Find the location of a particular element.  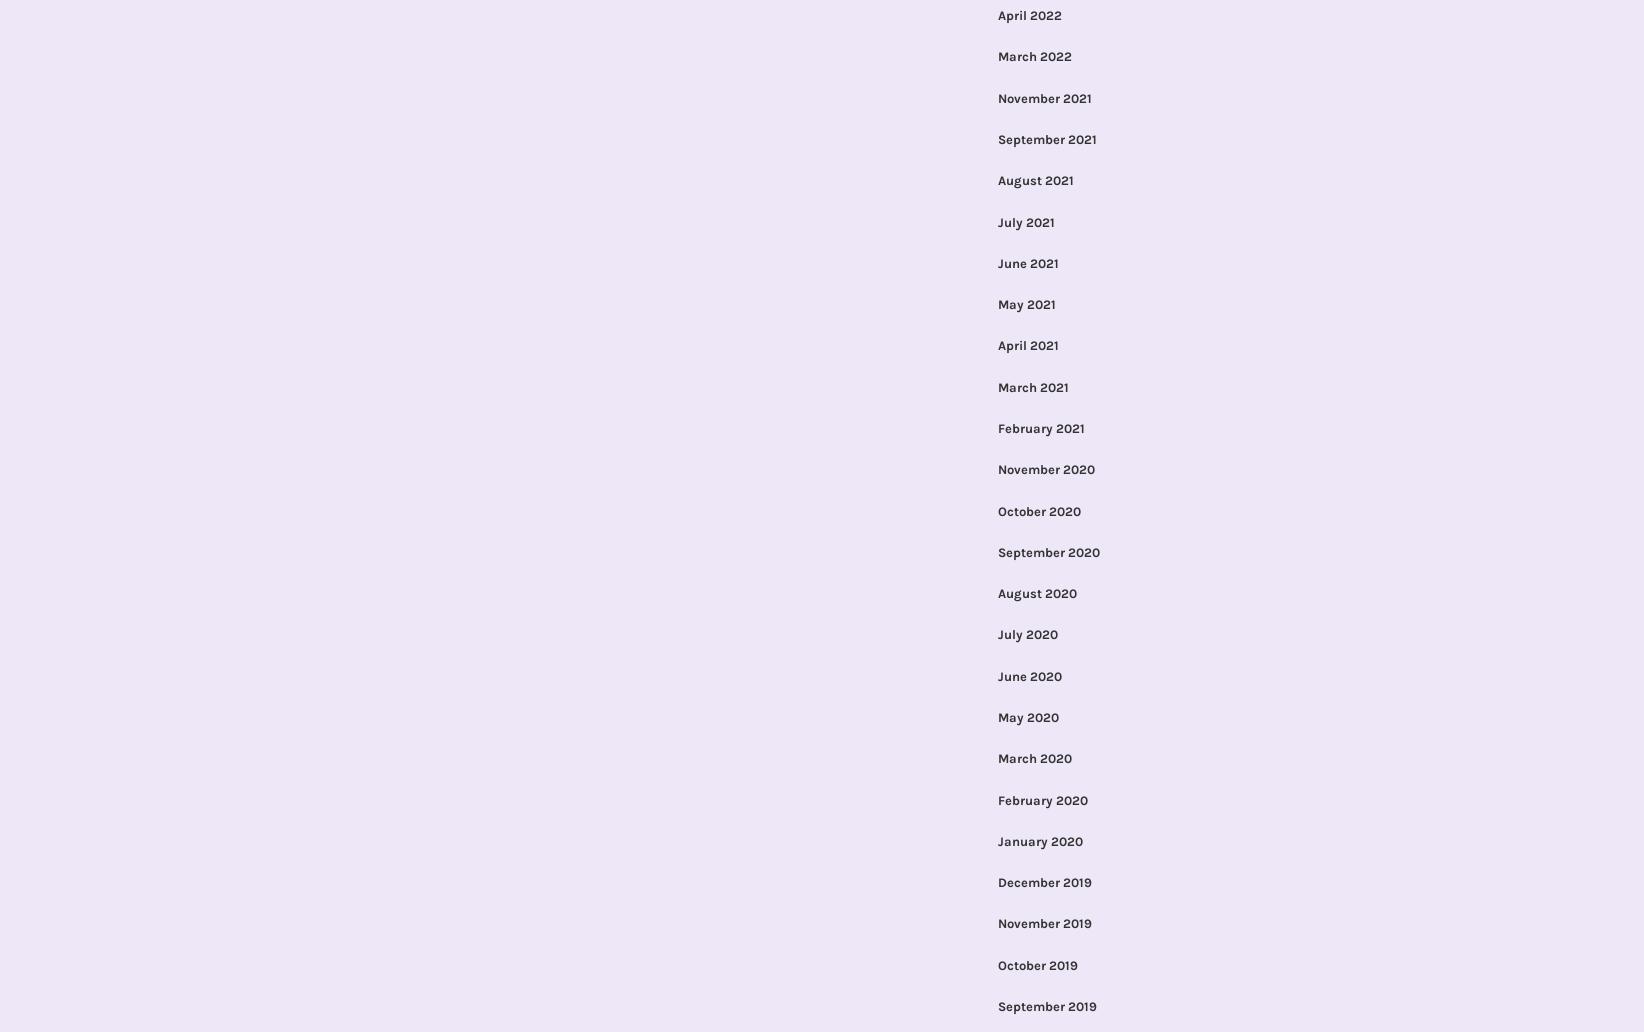

'July 2020' is located at coordinates (1026, 634).